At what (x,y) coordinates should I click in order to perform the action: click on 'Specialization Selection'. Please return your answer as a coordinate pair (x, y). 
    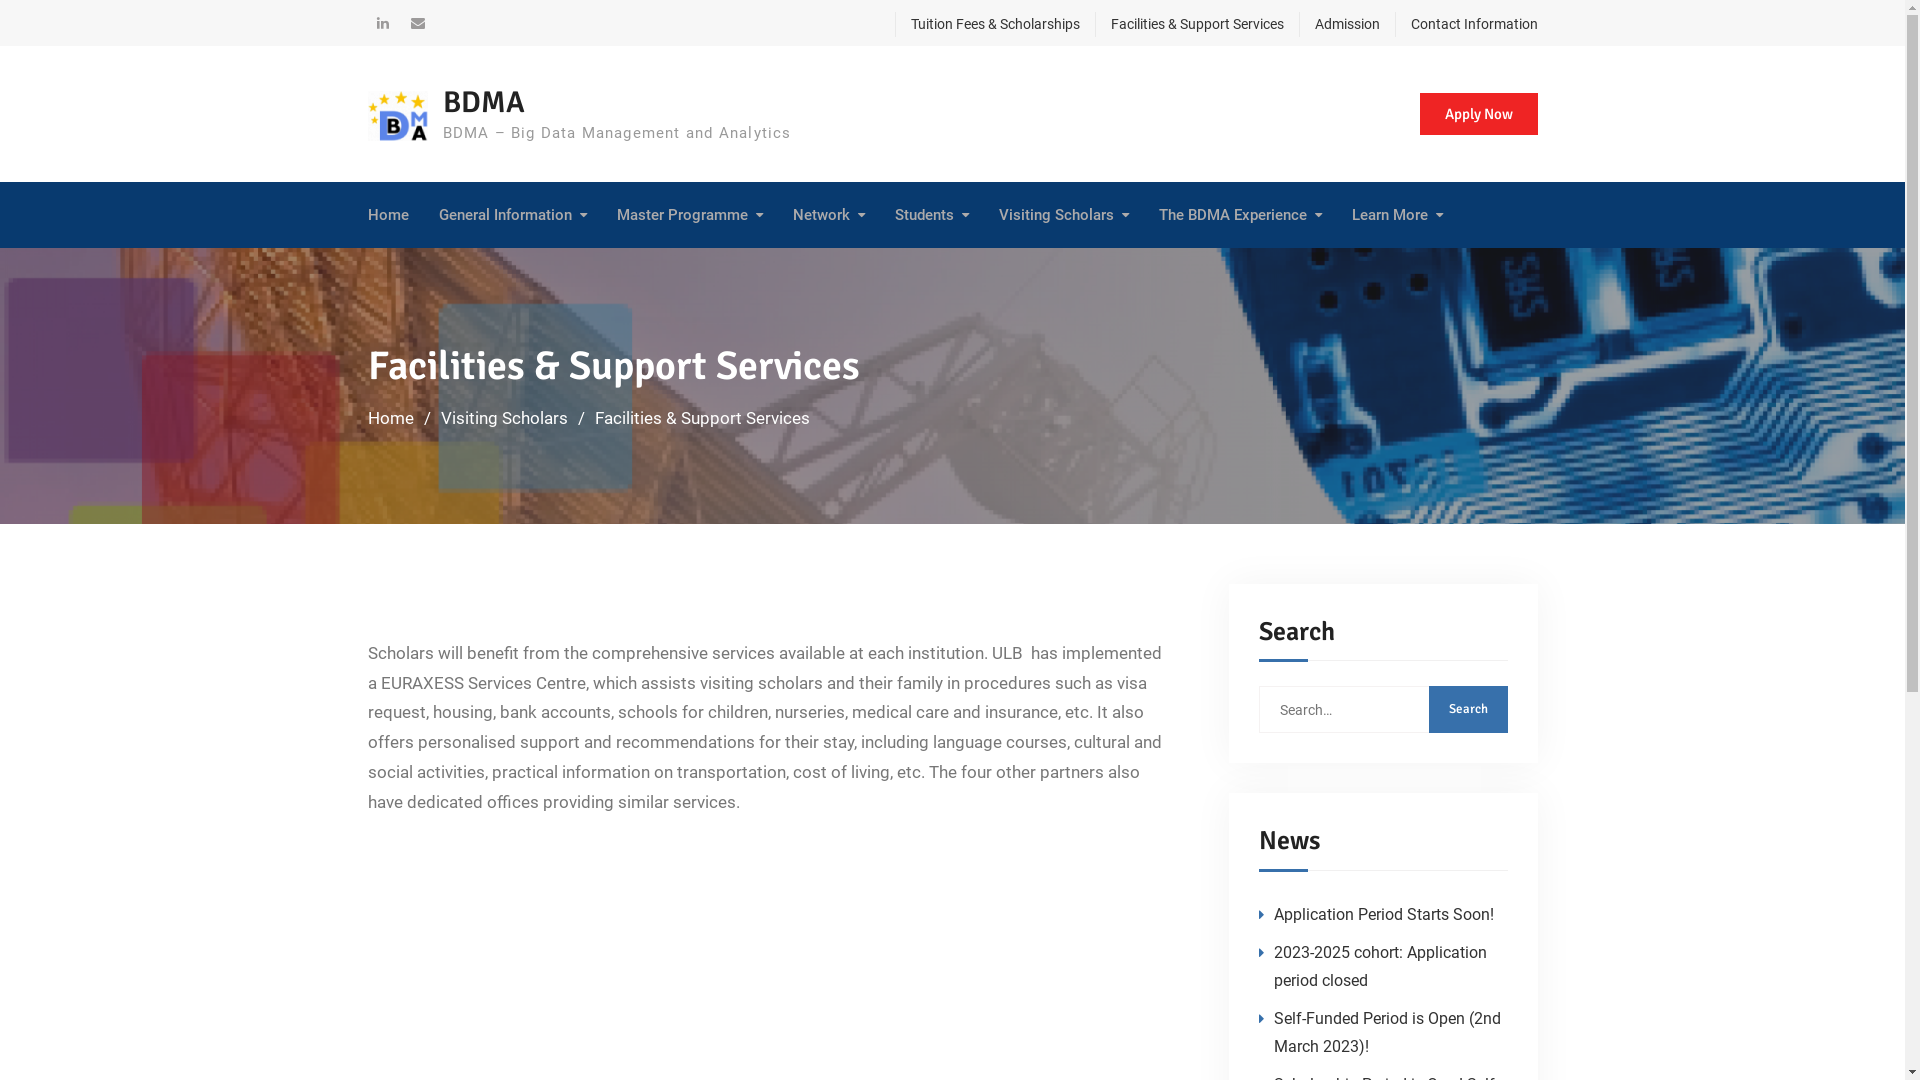
    Looking at the image, I should click on (713, 266).